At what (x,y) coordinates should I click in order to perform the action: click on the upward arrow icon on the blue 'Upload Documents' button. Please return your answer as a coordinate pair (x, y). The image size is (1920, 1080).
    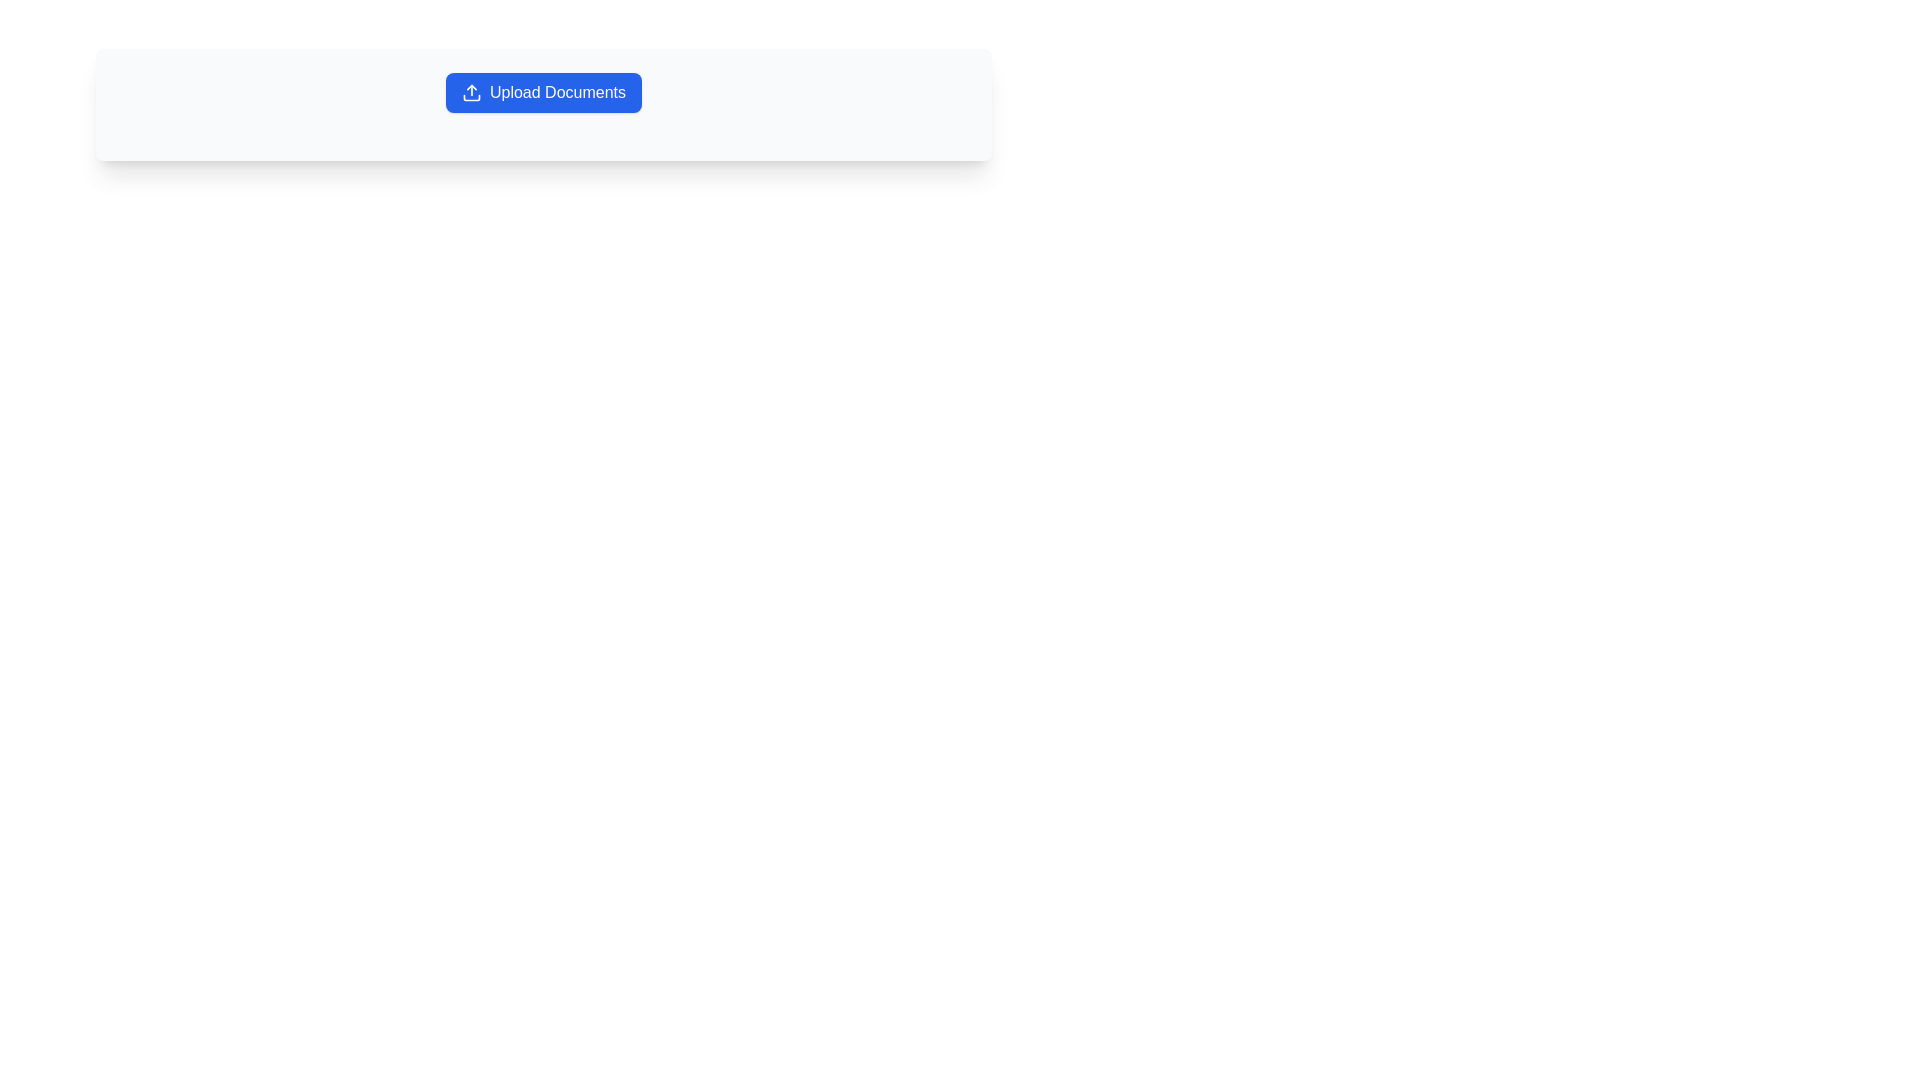
    Looking at the image, I should click on (470, 92).